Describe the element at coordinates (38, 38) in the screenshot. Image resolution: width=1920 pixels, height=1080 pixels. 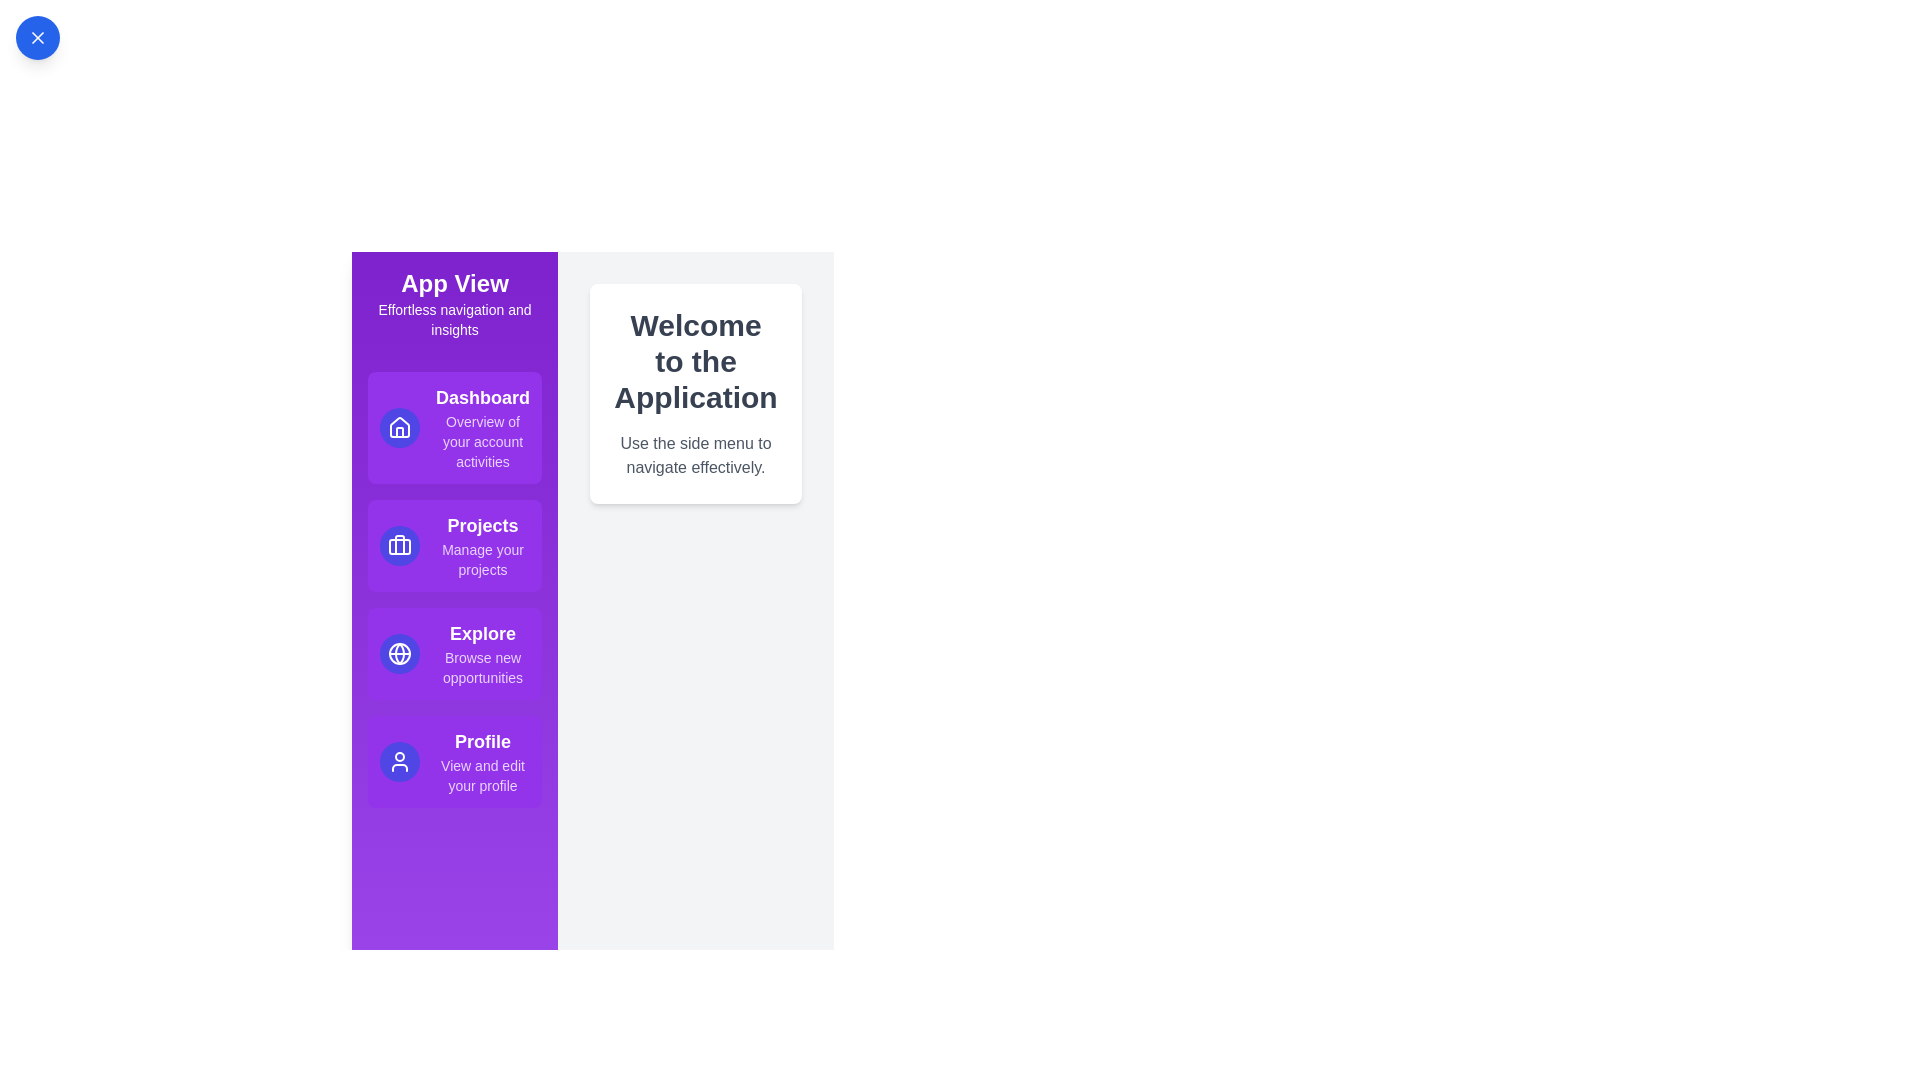
I see `the button in the top-left corner to toggle the drawer's visibility` at that location.